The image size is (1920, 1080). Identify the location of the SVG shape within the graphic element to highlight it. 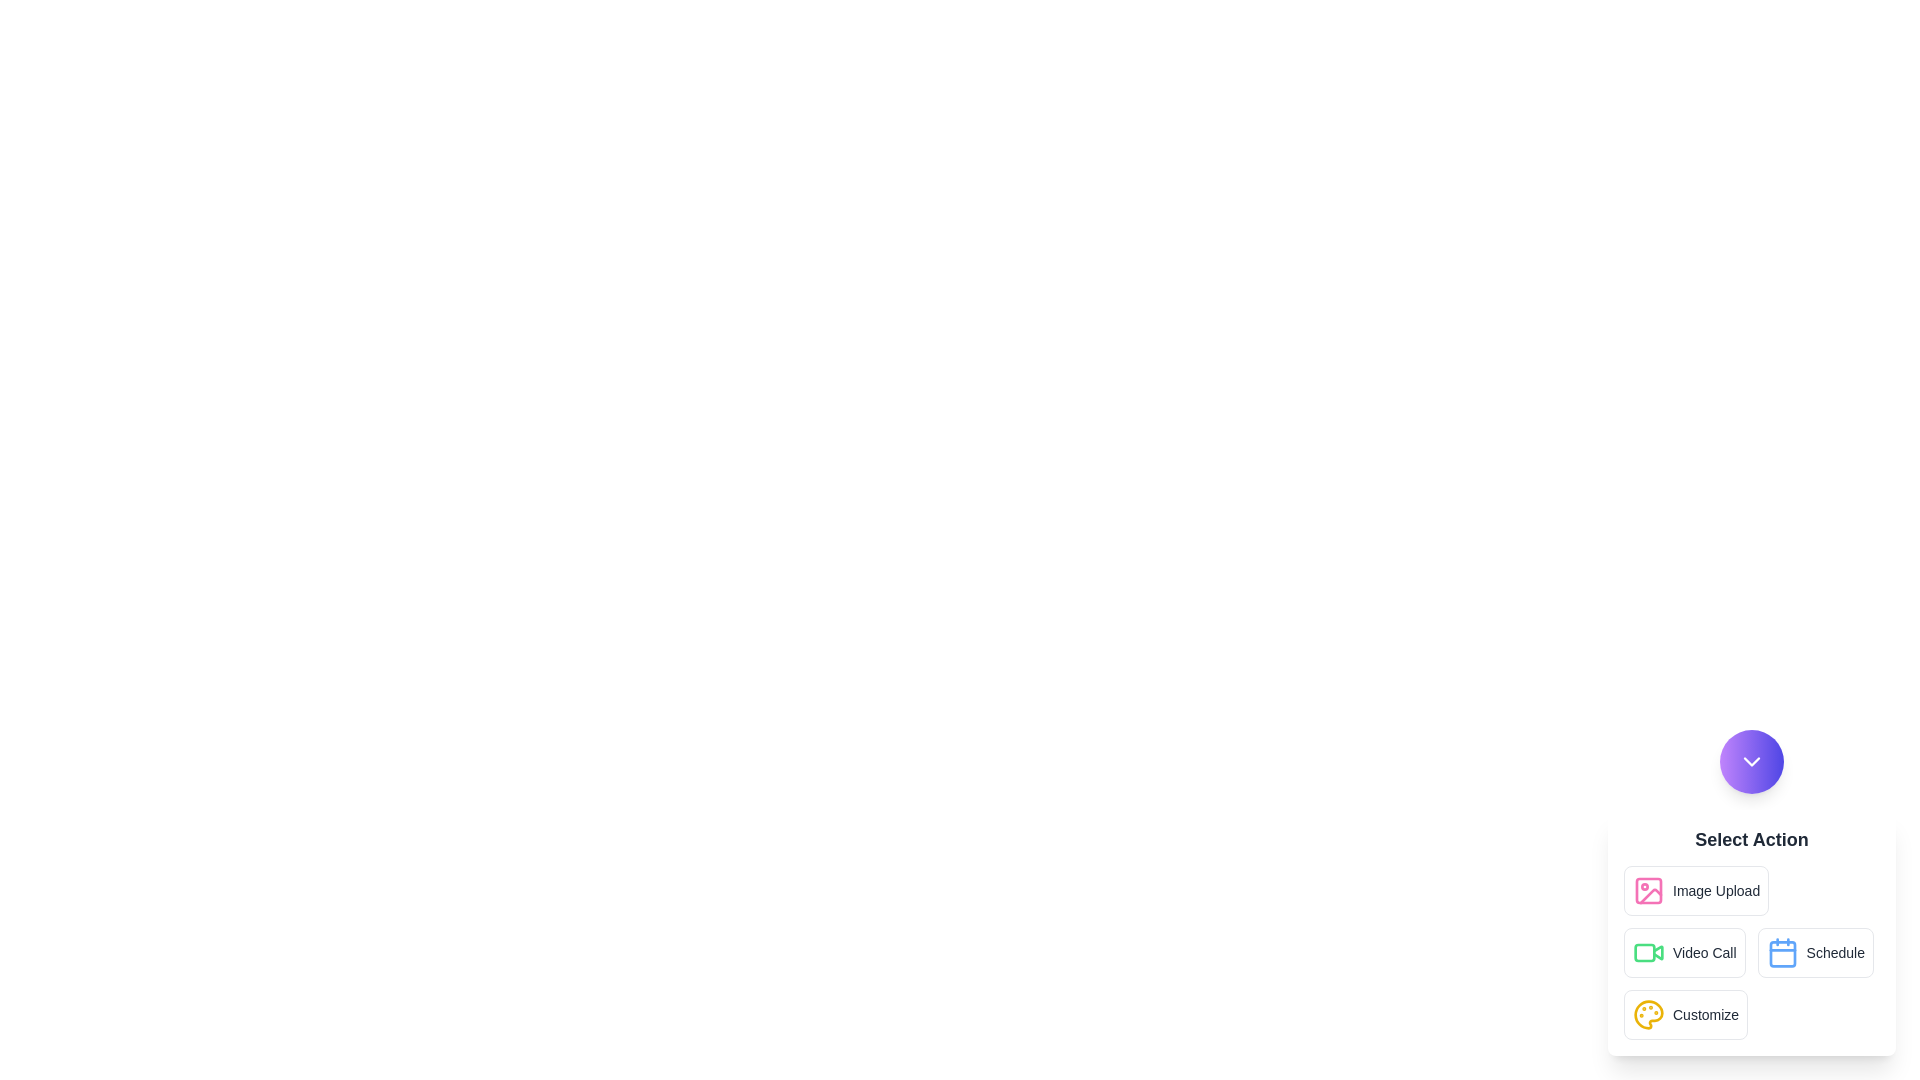
(1649, 890).